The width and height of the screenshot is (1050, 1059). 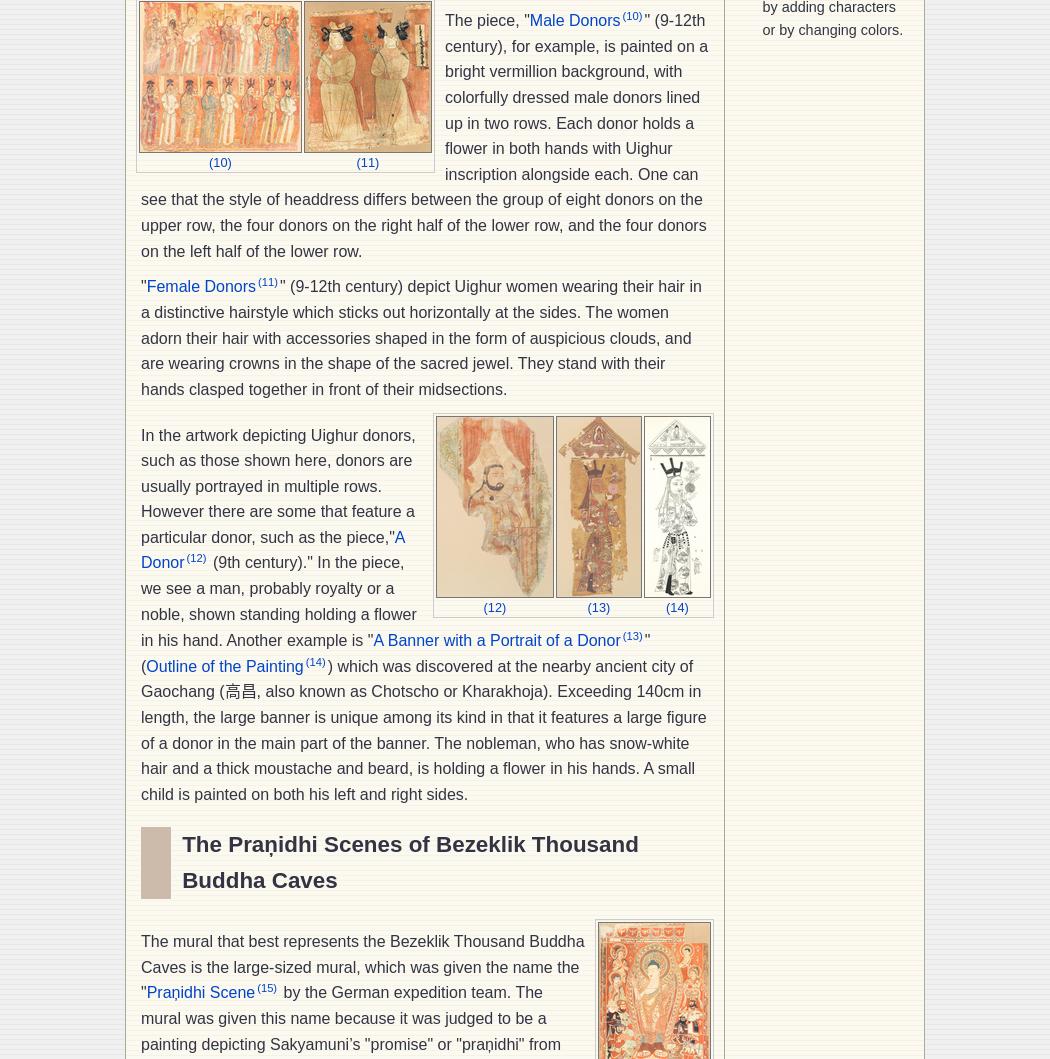 What do you see at coordinates (277, 599) in the screenshot?
I see `'(9th century)." In the piece, we see a man, probably royalty or a noble, shown standing holding a flower in his hand. Another example is "'` at bounding box center [277, 599].